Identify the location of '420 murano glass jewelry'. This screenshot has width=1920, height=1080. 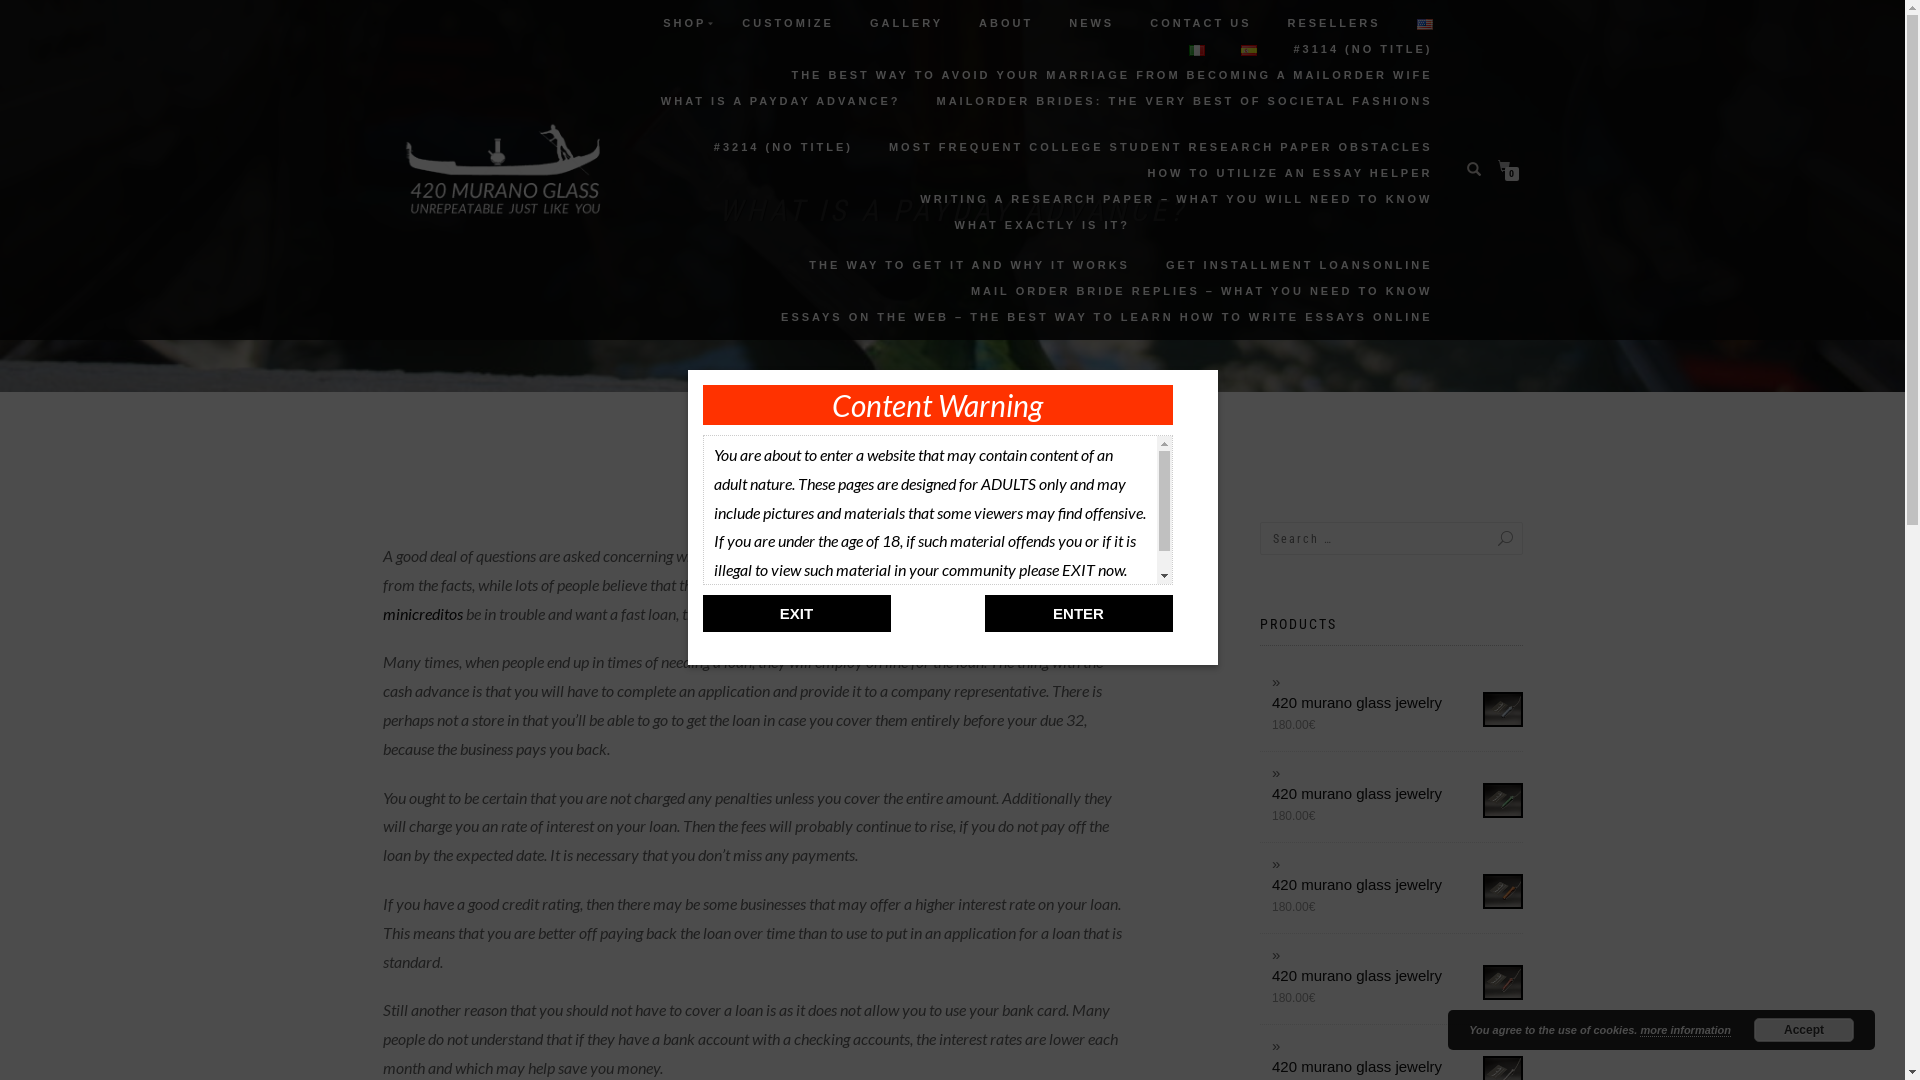
(1396, 883).